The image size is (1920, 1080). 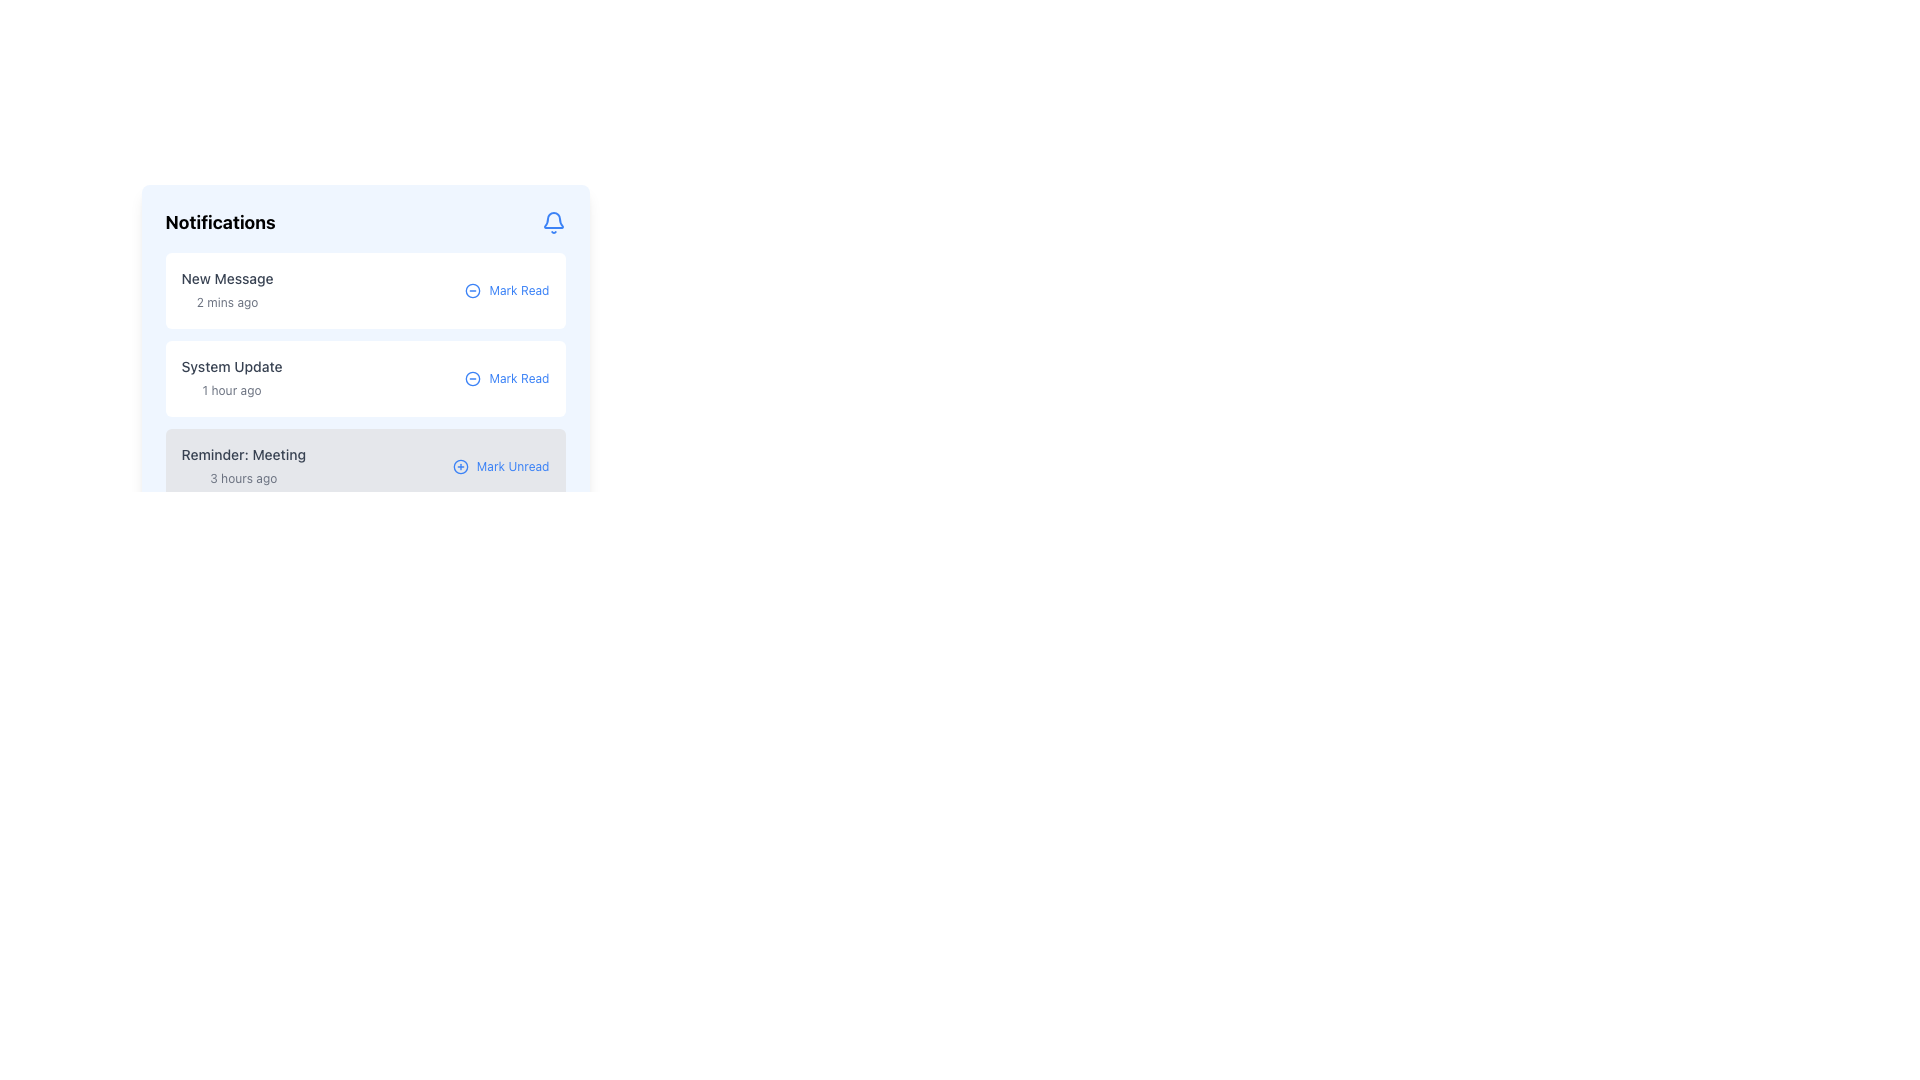 What do you see at coordinates (553, 223) in the screenshot?
I see `the small, blue notification bell icon located next to the 'Notifications' header in the notification panel` at bounding box center [553, 223].